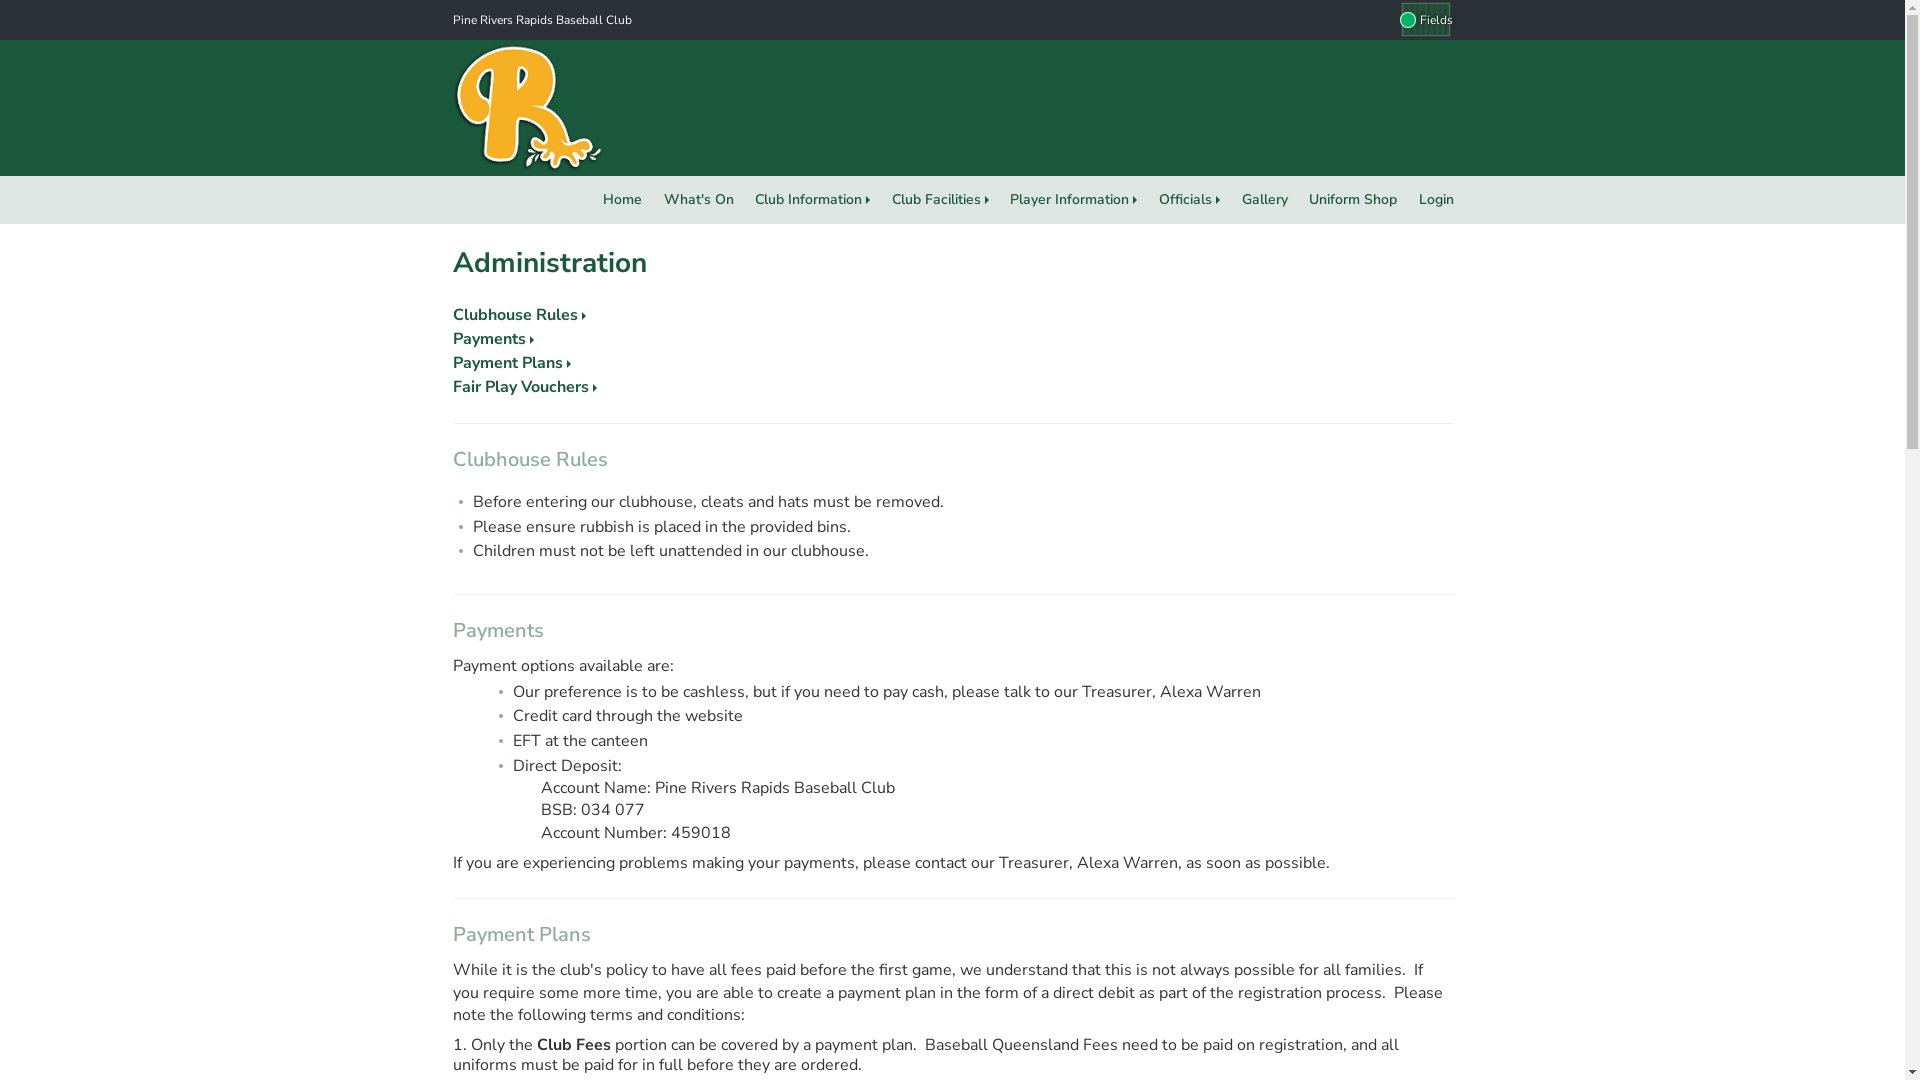  Describe the element at coordinates (523, 386) in the screenshot. I see `'Fair Play Vouchers'` at that location.